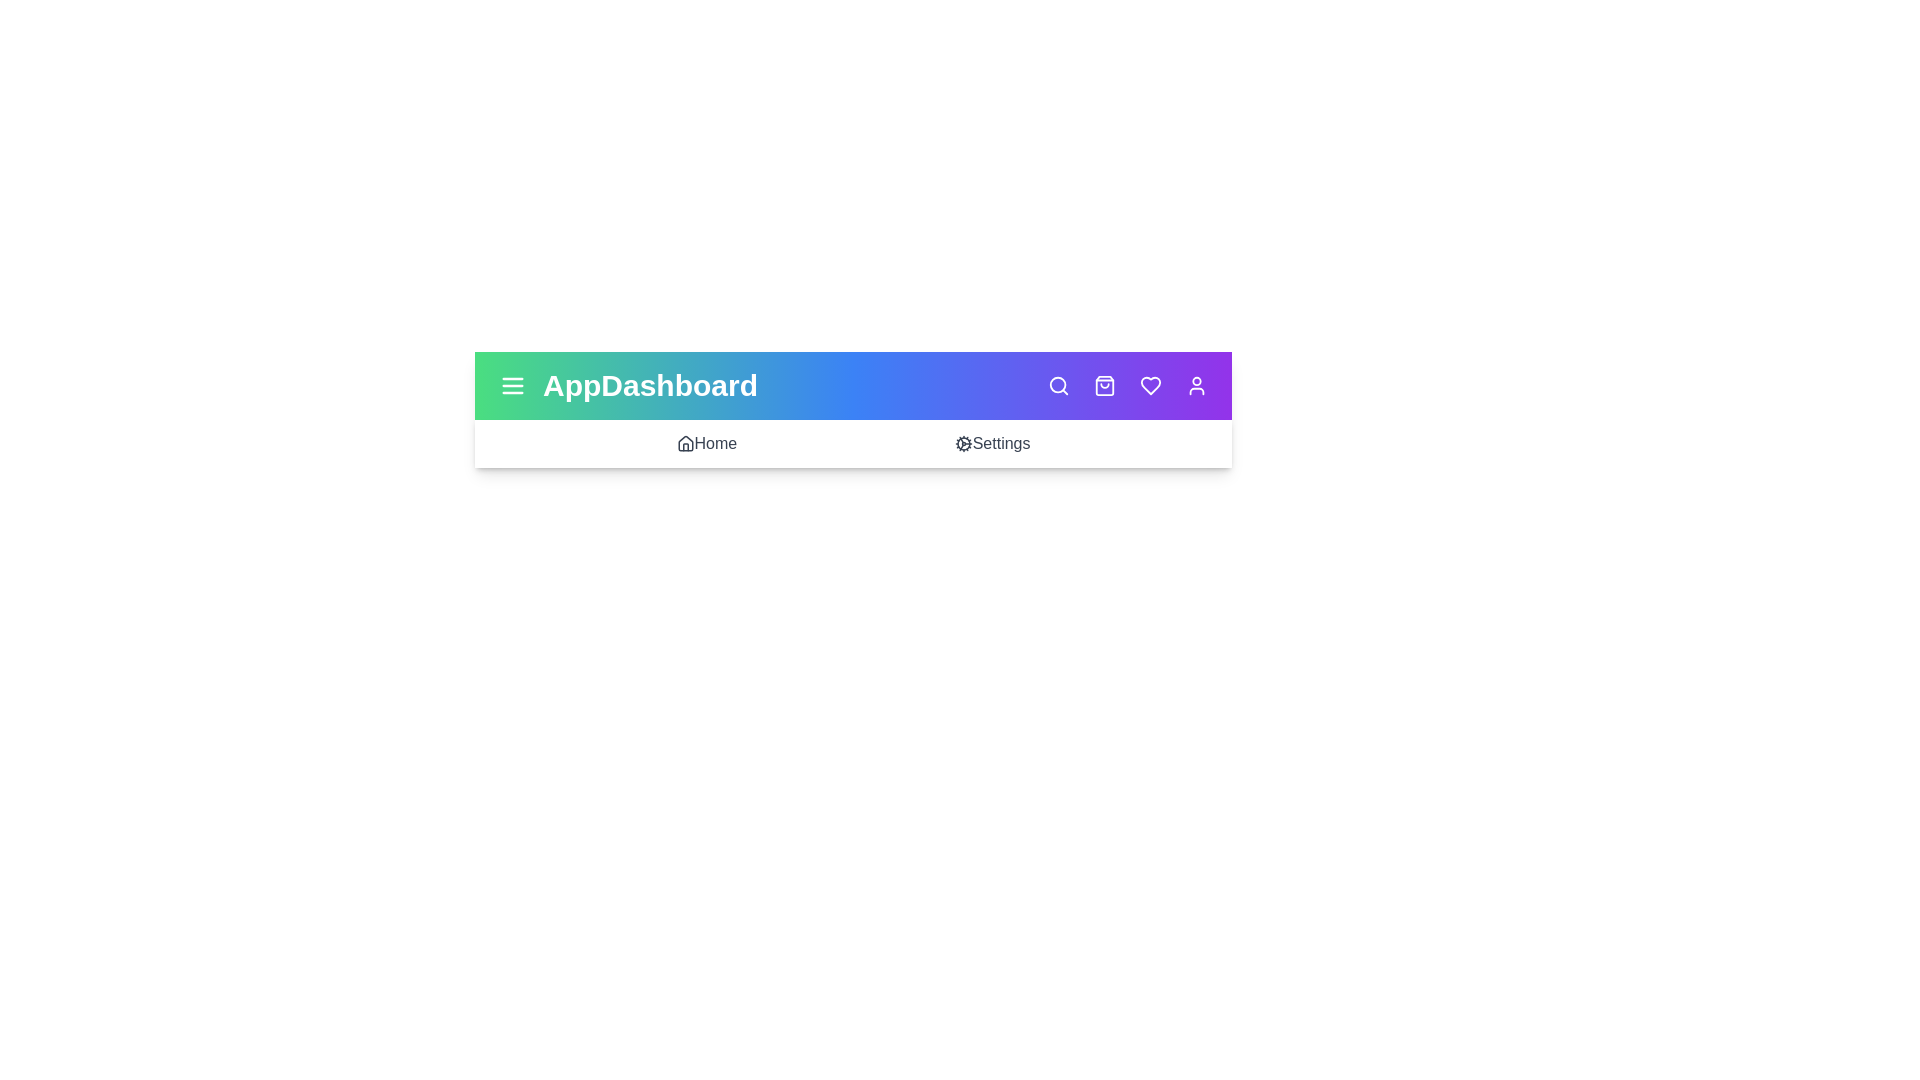  Describe the element at coordinates (1151, 385) in the screenshot. I see `the heart icon to open the favorites section` at that location.